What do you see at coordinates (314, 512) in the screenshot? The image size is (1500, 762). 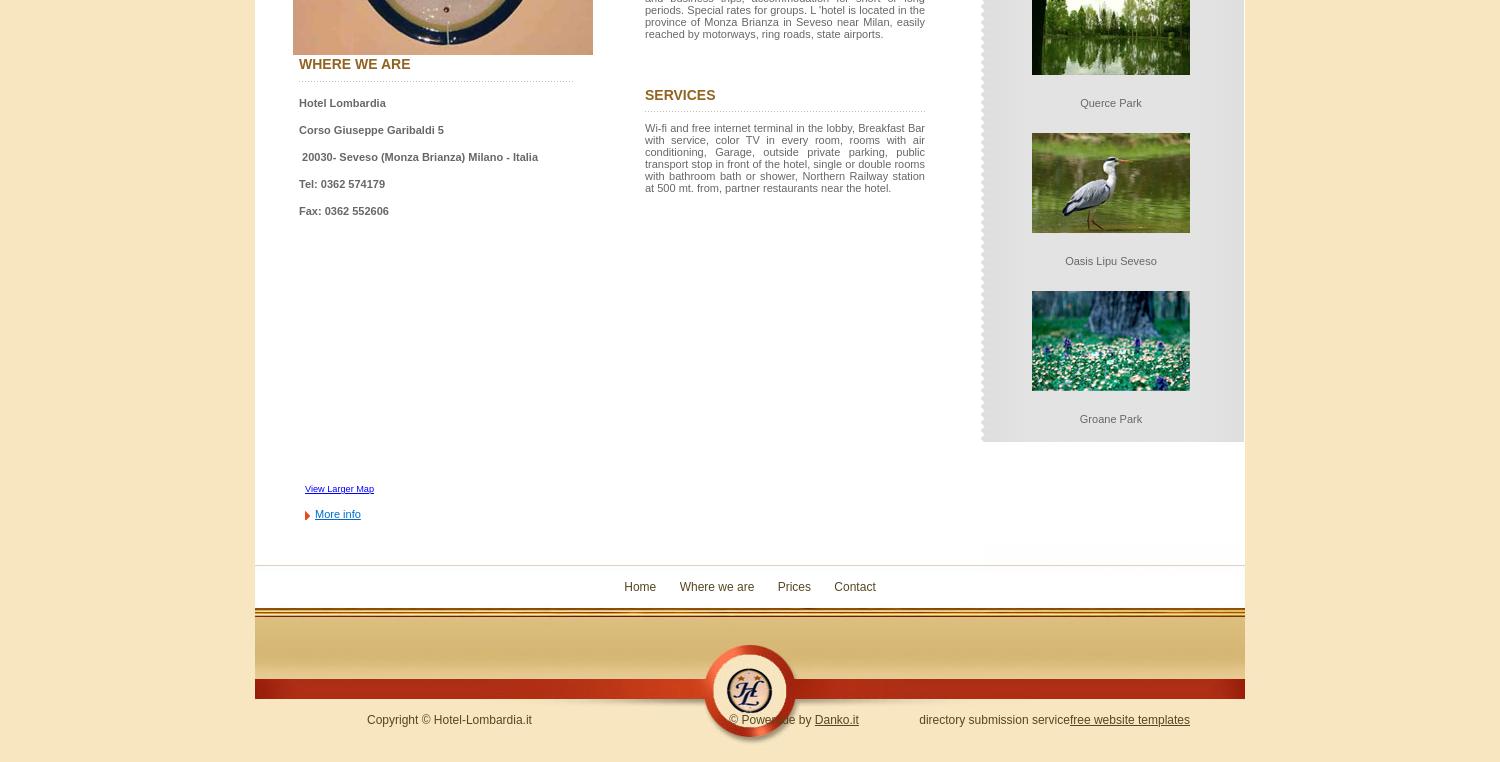 I see `'More info'` at bounding box center [314, 512].